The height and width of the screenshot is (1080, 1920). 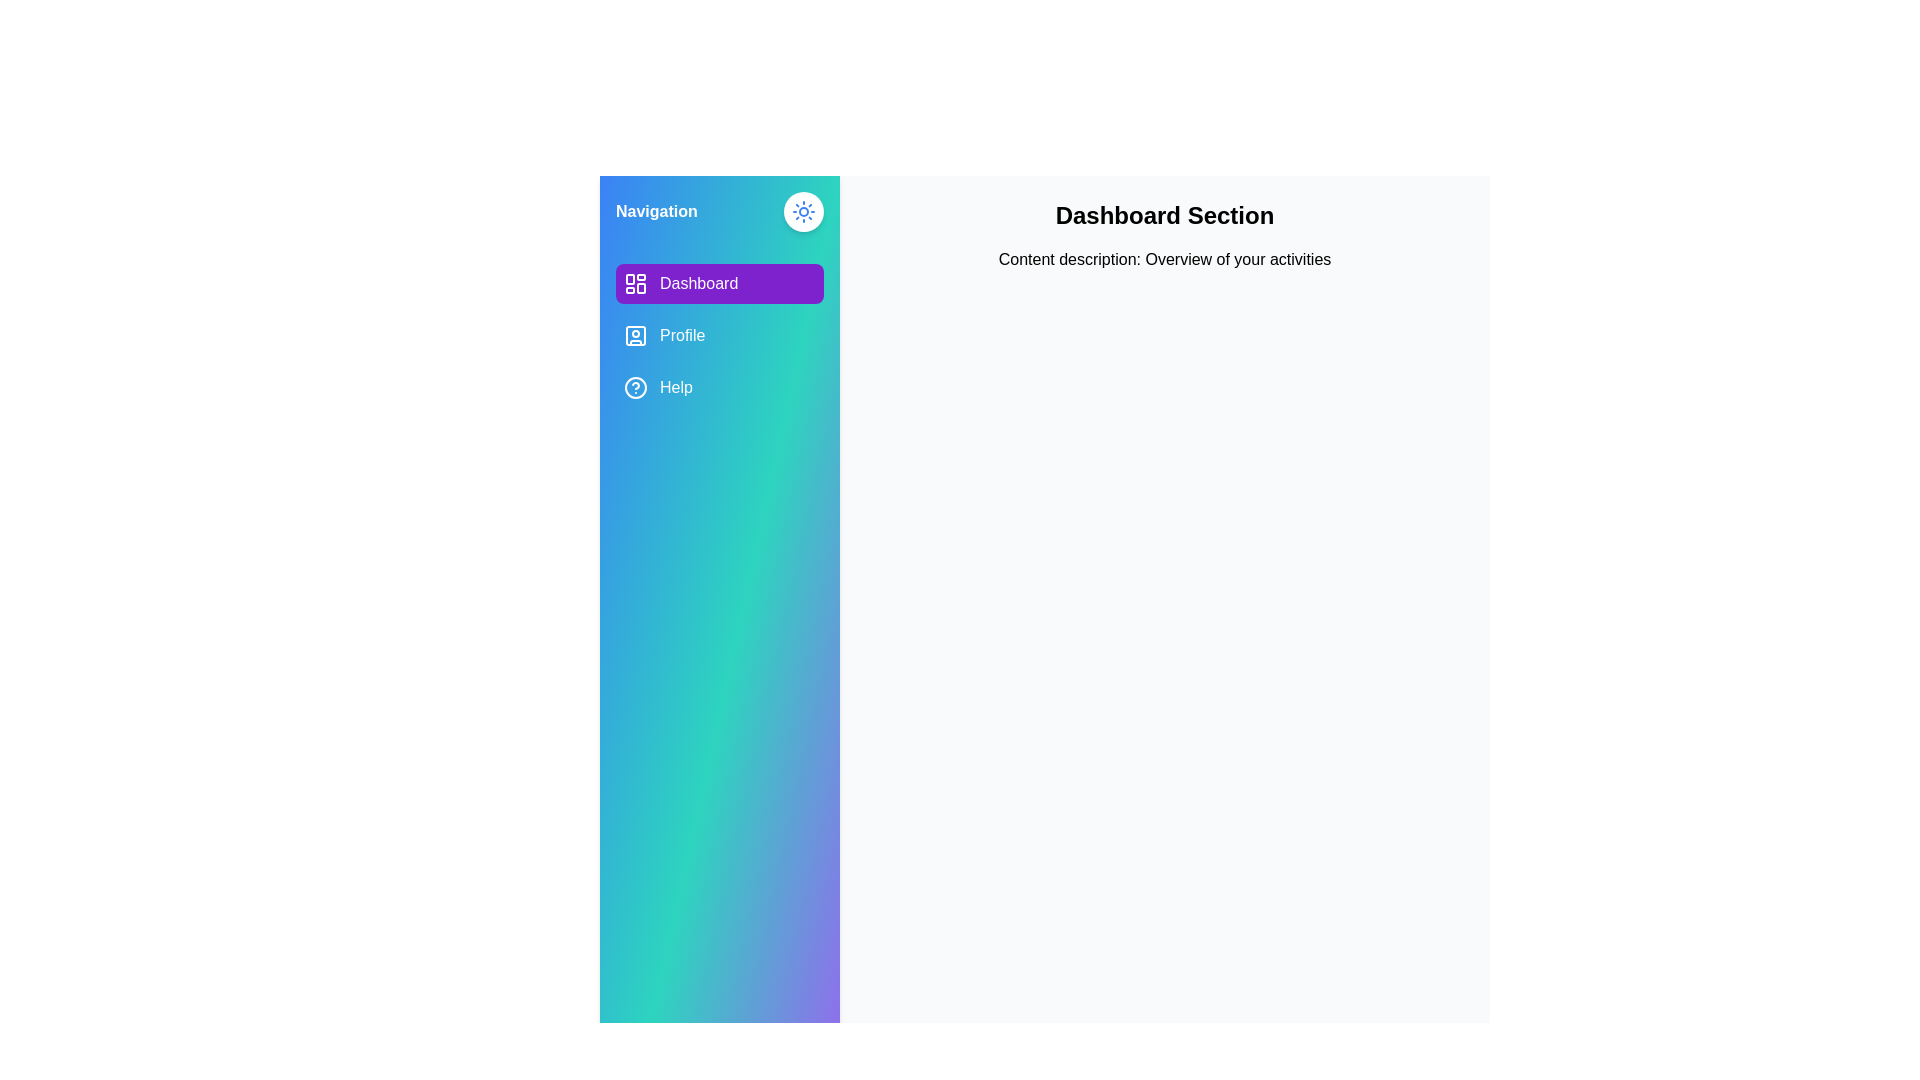 What do you see at coordinates (720, 388) in the screenshot?
I see `the Help tab in the menu to see its hover effect` at bounding box center [720, 388].